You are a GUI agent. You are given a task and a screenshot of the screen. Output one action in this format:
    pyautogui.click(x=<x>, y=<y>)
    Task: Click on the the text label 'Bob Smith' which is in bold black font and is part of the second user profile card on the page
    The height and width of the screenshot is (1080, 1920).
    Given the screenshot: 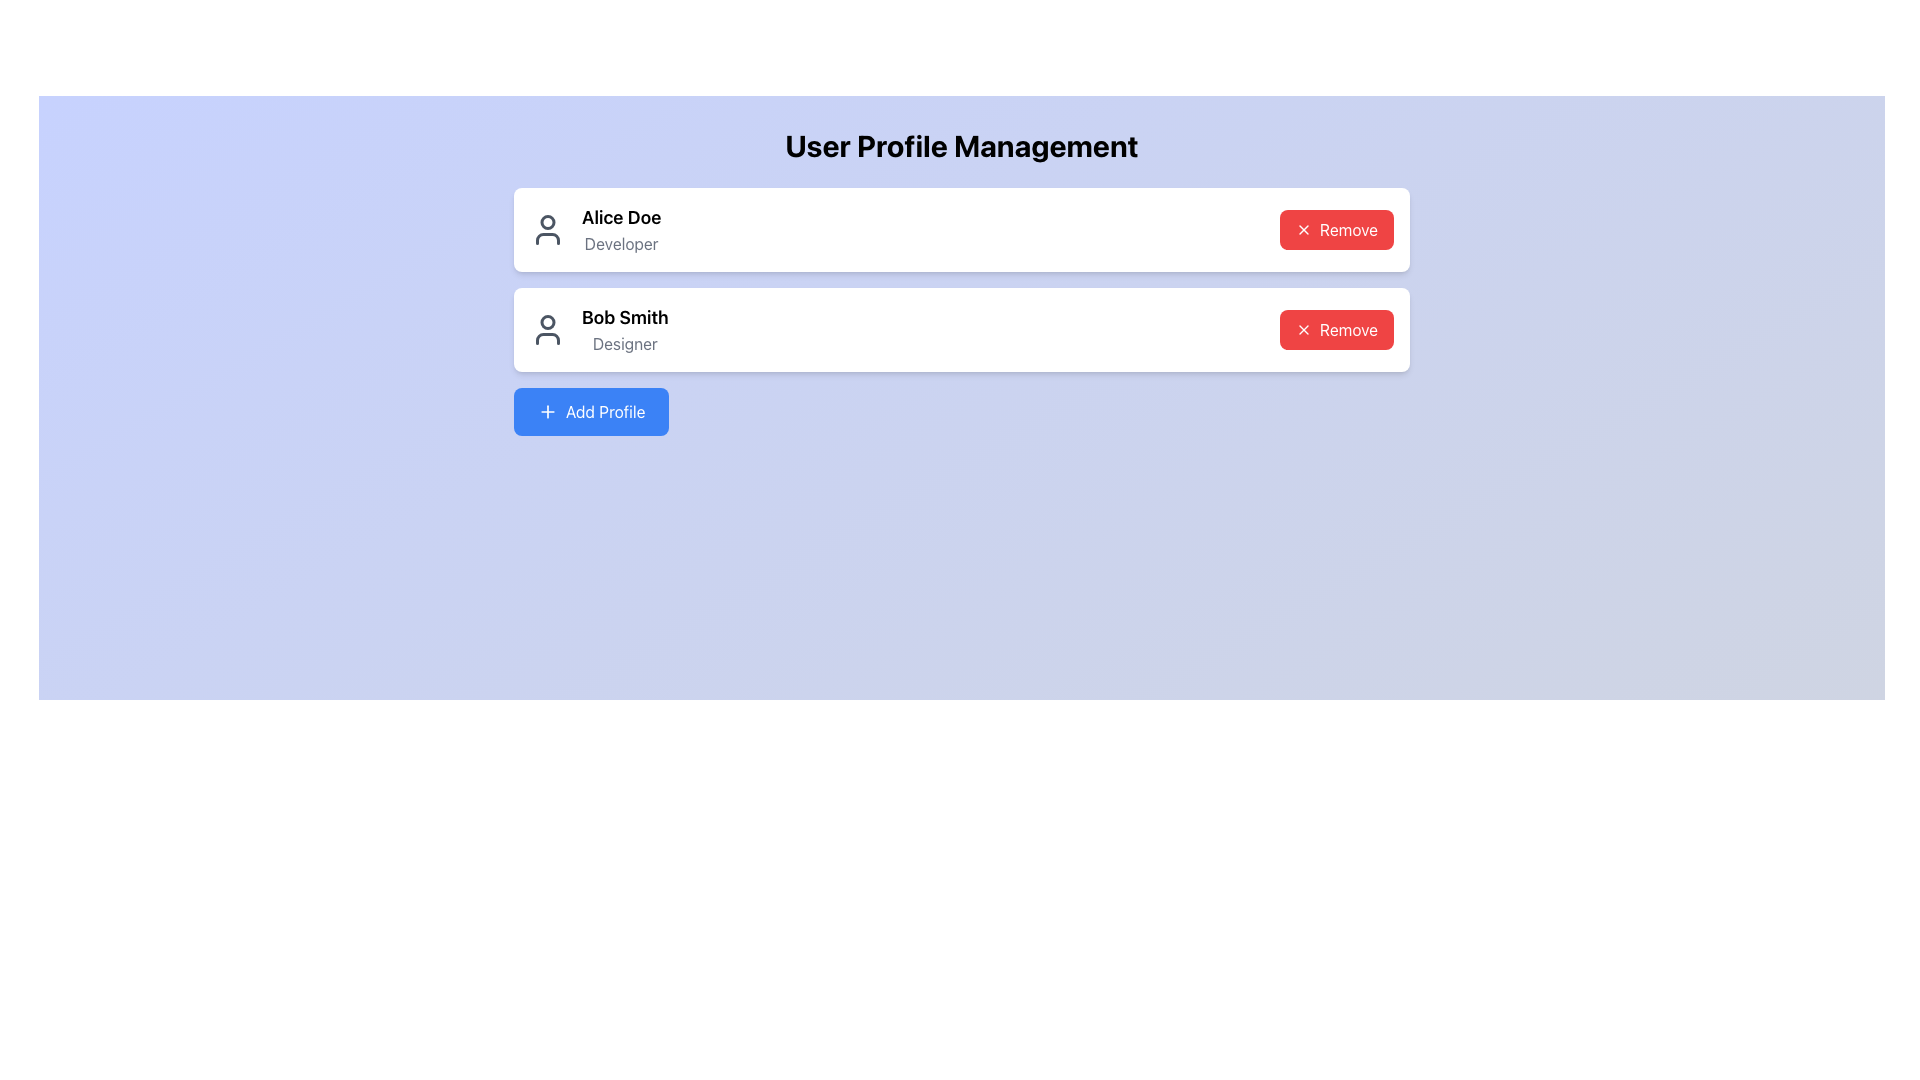 What is the action you would take?
    pyautogui.click(x=624, y=316)
    